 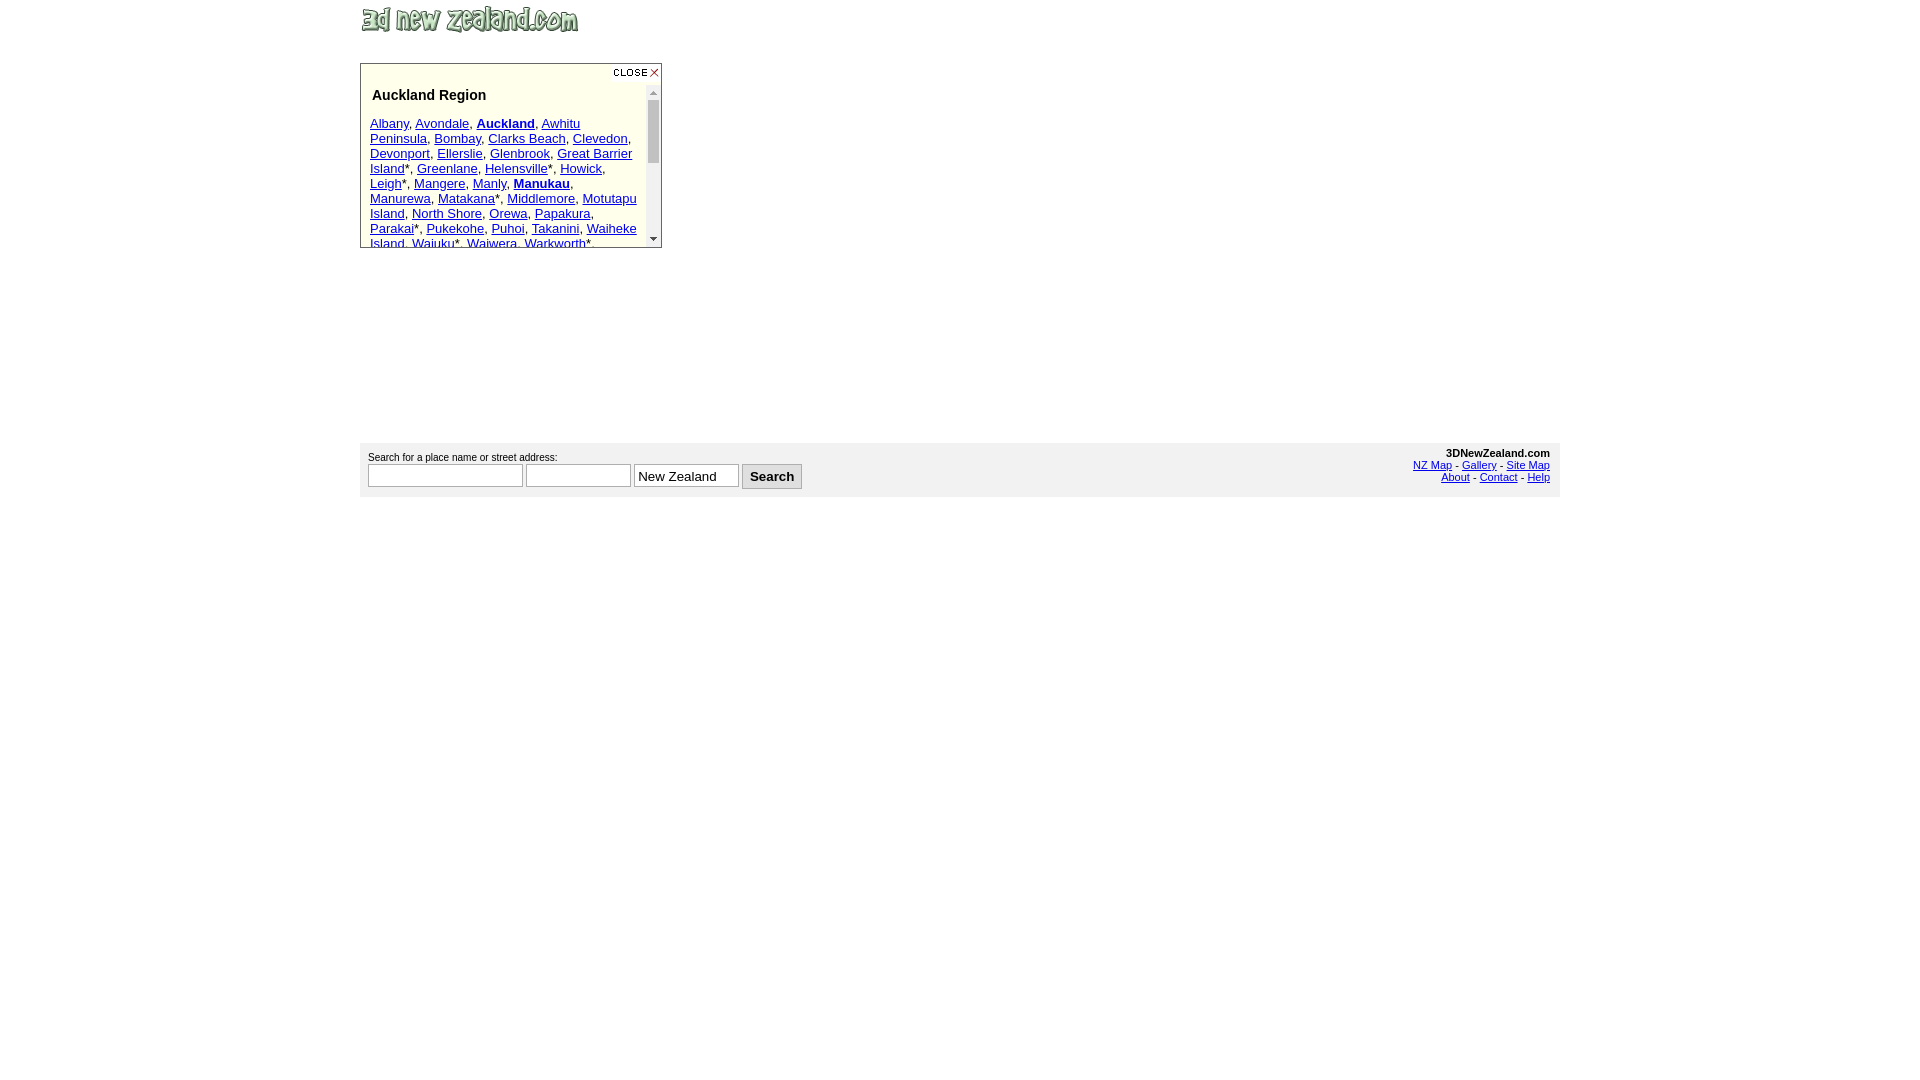 I want to click on 'Howick', so click(x=560, y=167).